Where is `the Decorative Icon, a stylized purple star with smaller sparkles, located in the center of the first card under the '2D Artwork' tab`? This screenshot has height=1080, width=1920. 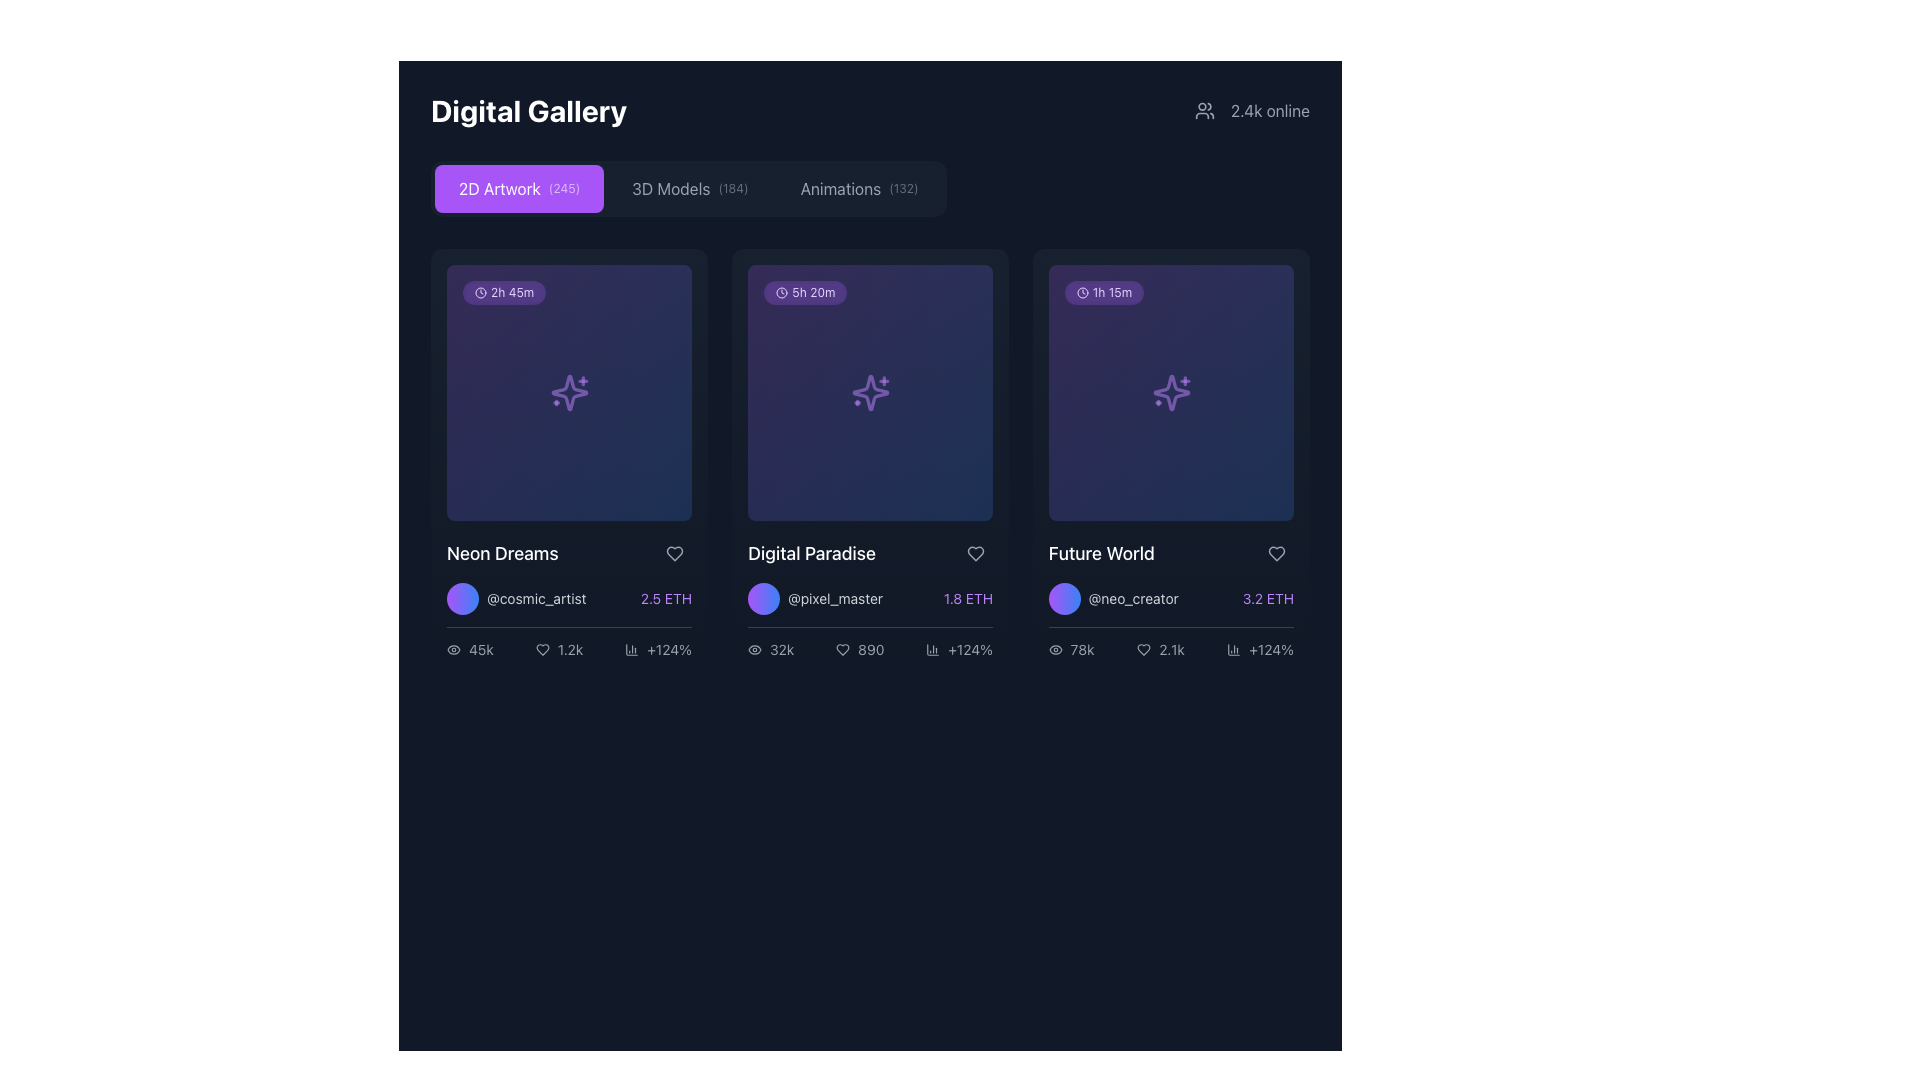
the Decorative Icon, a stylized purple star with smaller sparkles, located in the center of the first card under the '2D Artwork' tab is located at coordinates (568, 393).